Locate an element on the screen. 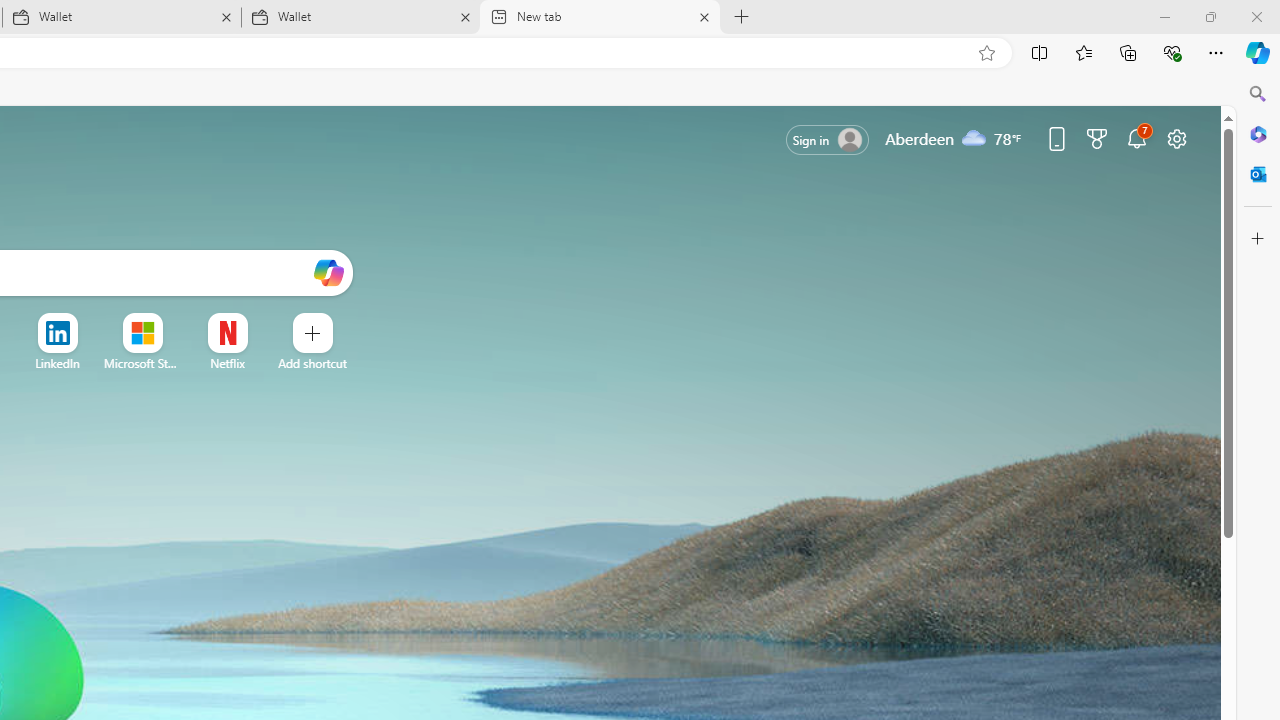  'Page settings' is located at coordinates (1176, 137).